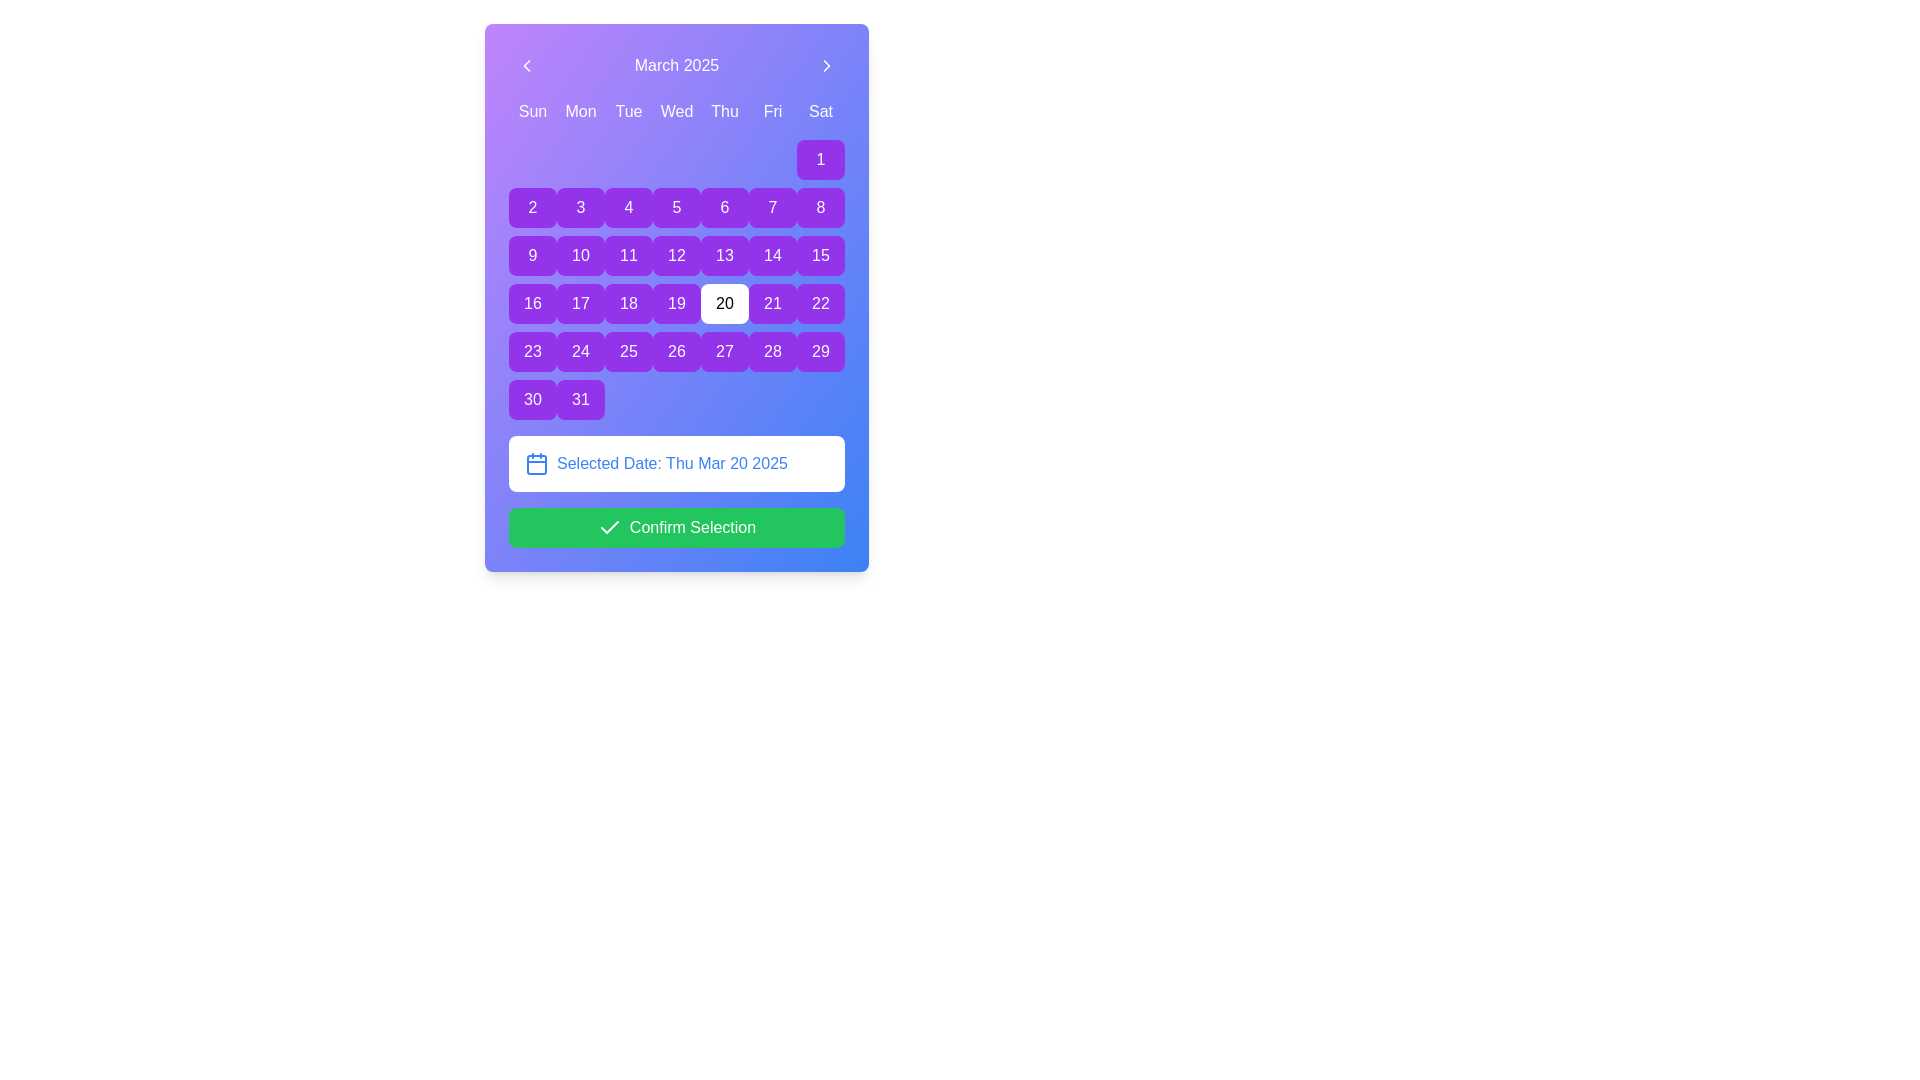  What do you see at coordinates (820, 254) in the screenshot?
I see `the purple square button with rounded corners containing the number '15' to trigger the tooltip or hover effect` at bounding box center [820, 254].